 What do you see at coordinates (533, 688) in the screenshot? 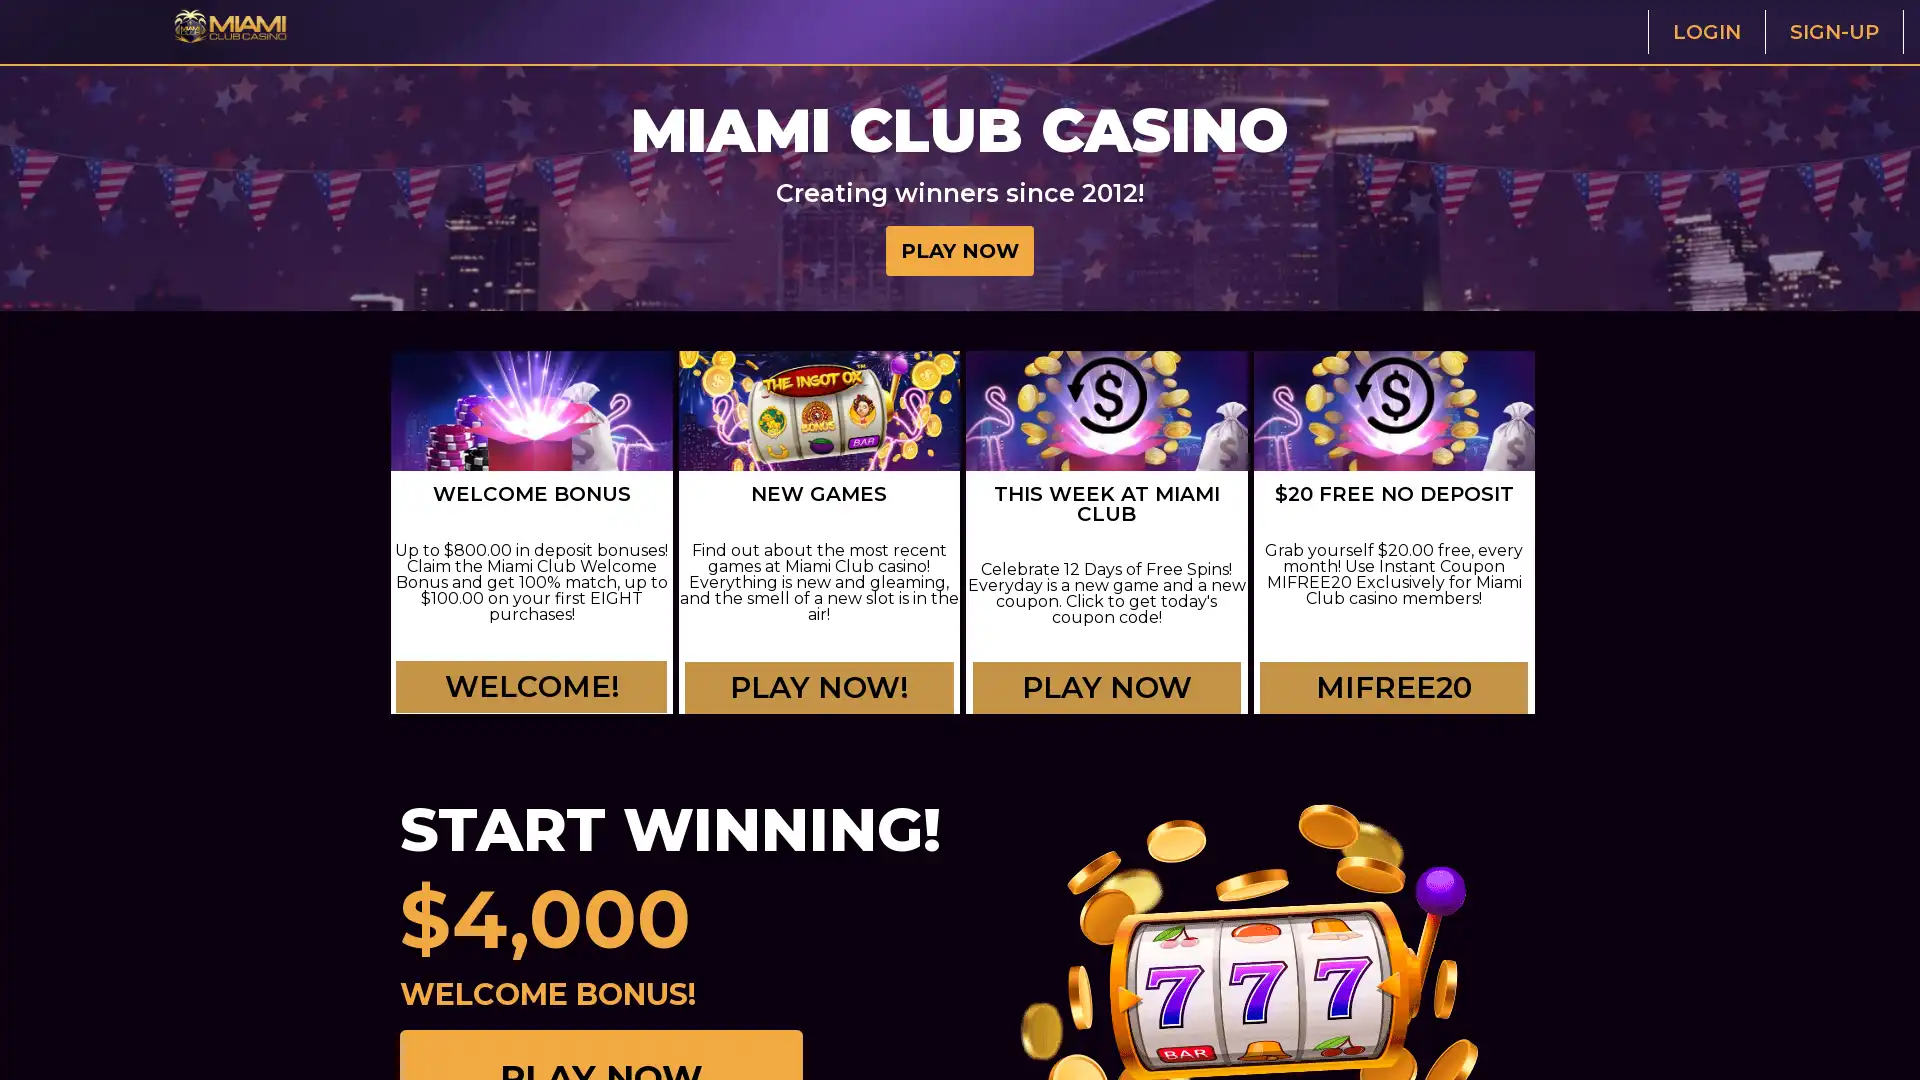
I see `WELCOME!` at bounding box center [533, 688].